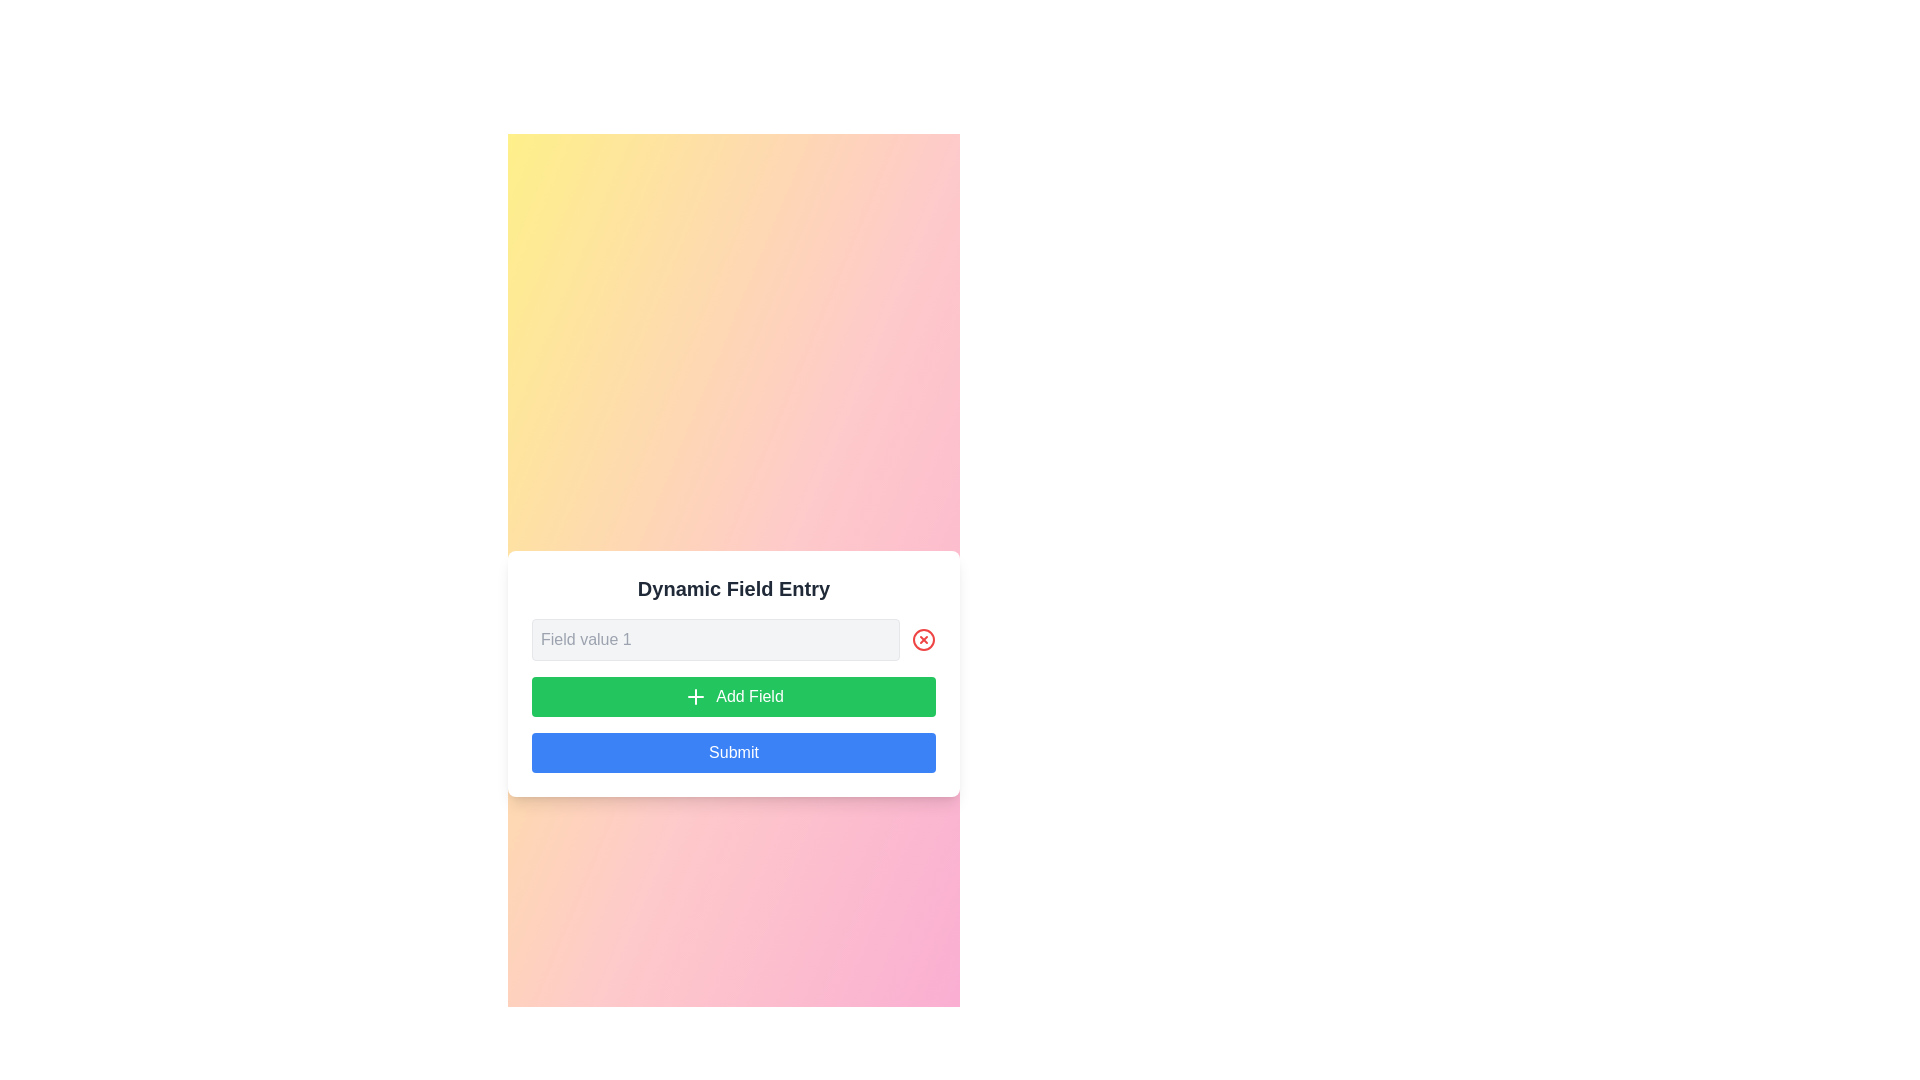 This screenshot has height=1080, width=1920. I want to click on the close or delete button located to the right of the 'Field value 1' input field, so click(923, 640).